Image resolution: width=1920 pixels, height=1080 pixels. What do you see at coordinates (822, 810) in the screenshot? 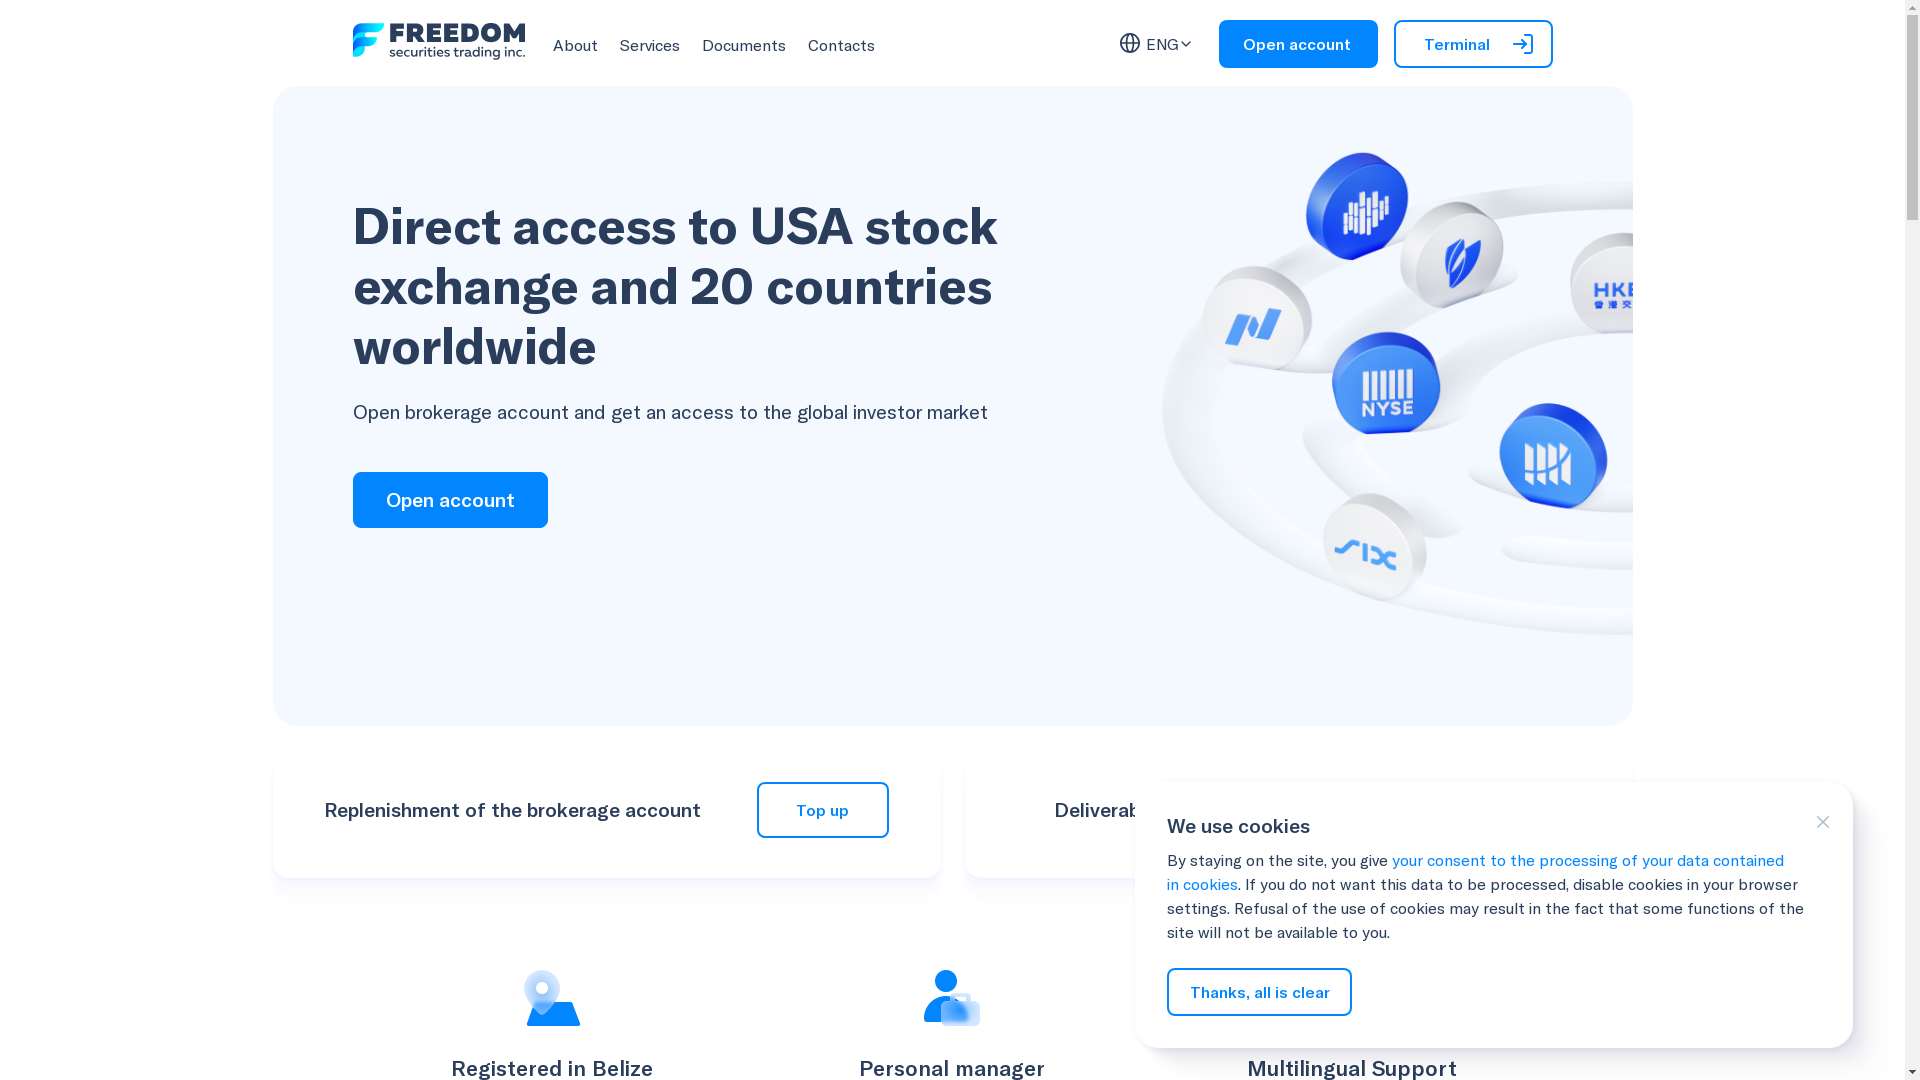
I see `'Top up'` at bounding box center [822, 810].